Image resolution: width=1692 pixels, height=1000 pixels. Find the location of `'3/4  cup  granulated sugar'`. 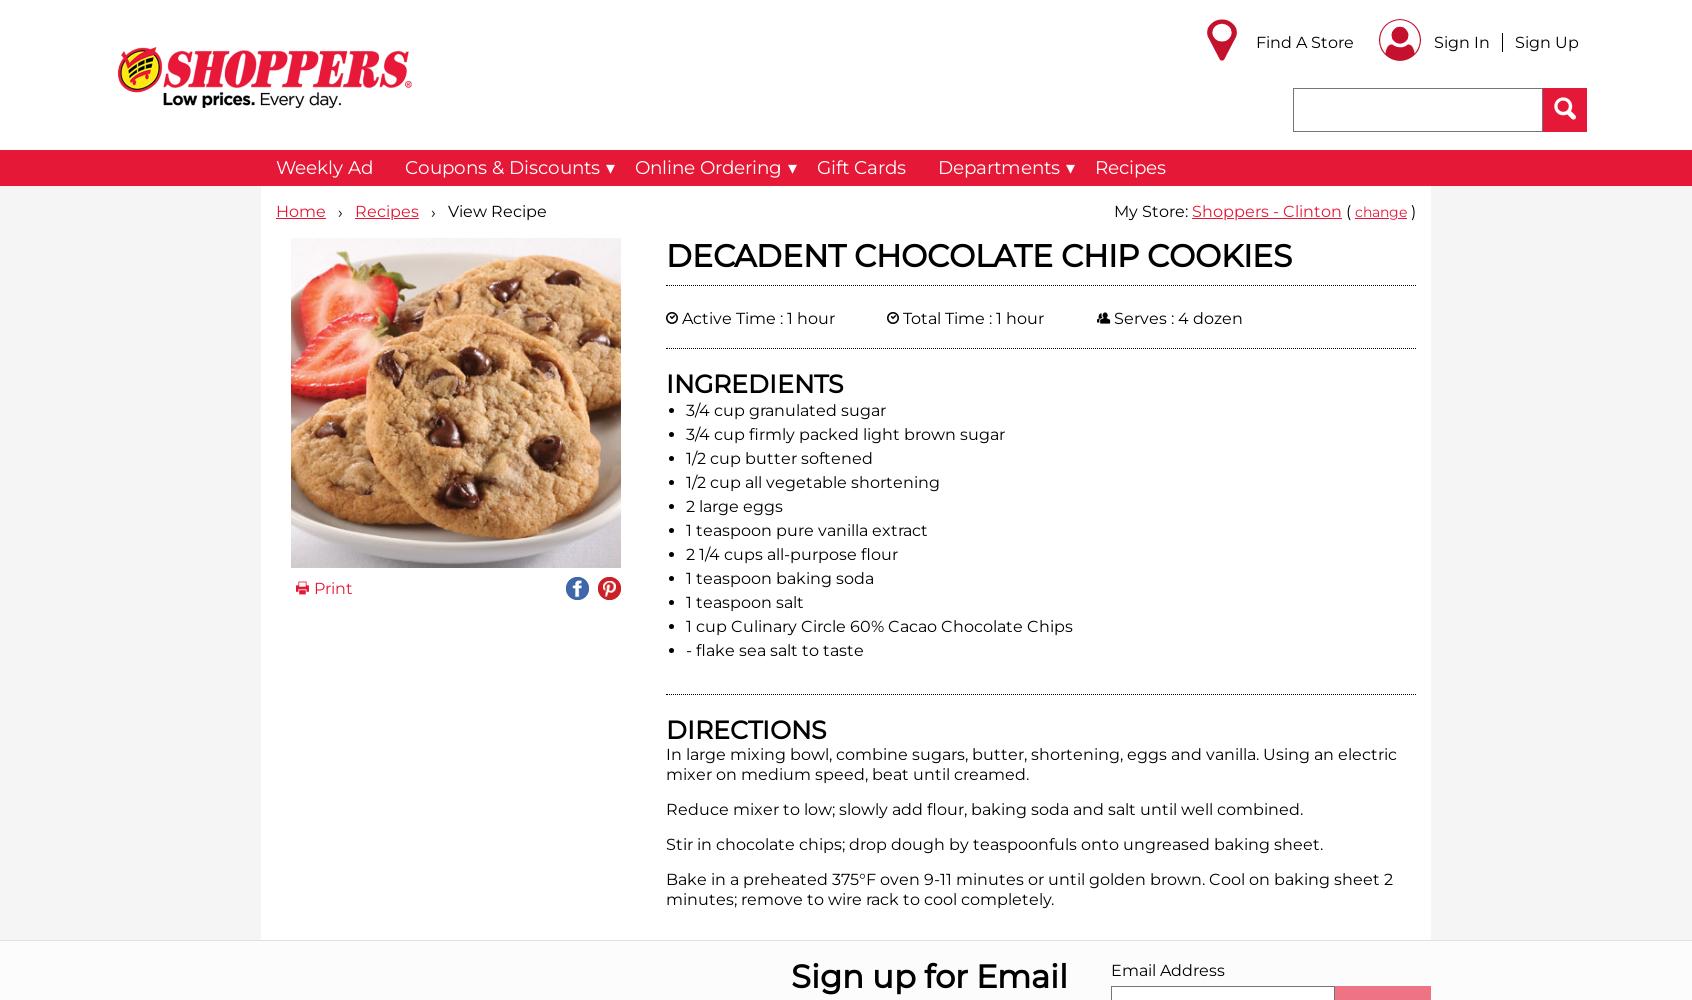

'3/4  cup  granulated sugar' is located at coordinates (784, 409).